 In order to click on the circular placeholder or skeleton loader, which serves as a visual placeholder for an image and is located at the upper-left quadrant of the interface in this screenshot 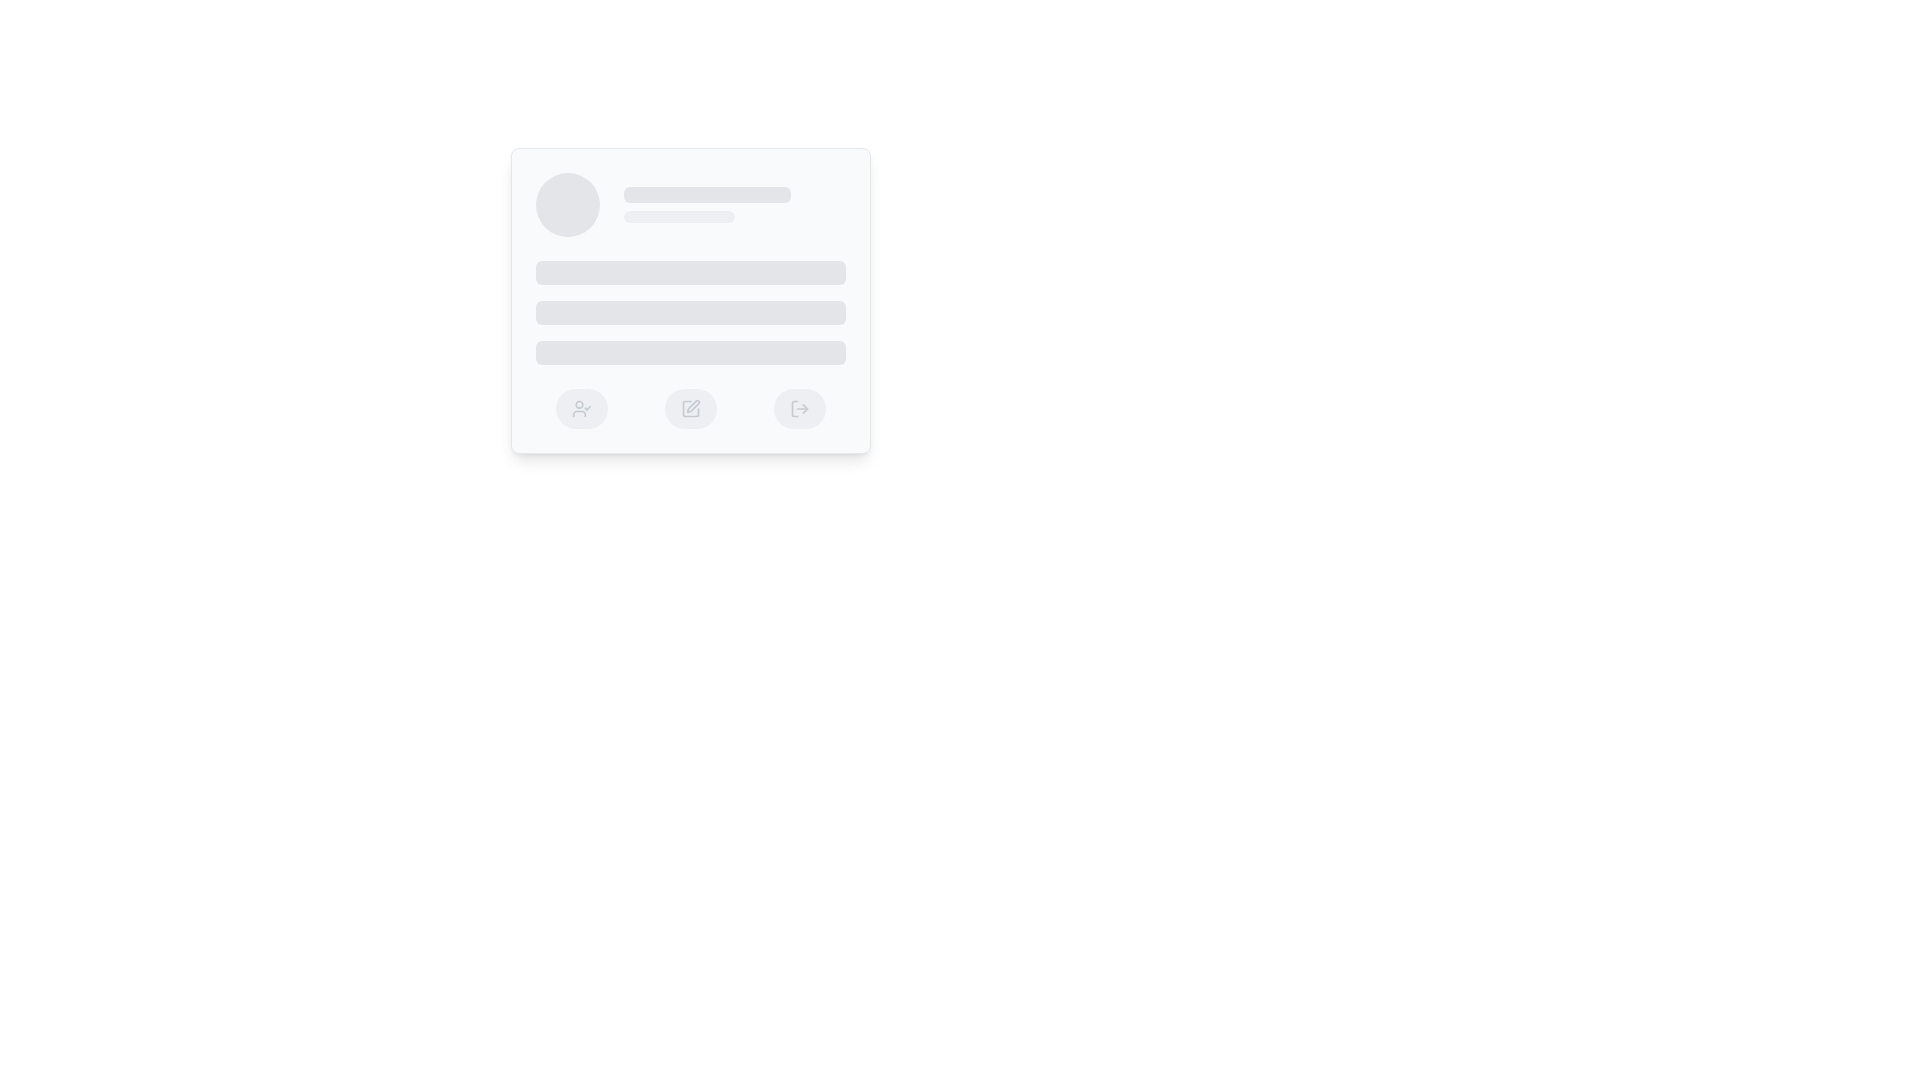, I will do `click(566, 204)`.